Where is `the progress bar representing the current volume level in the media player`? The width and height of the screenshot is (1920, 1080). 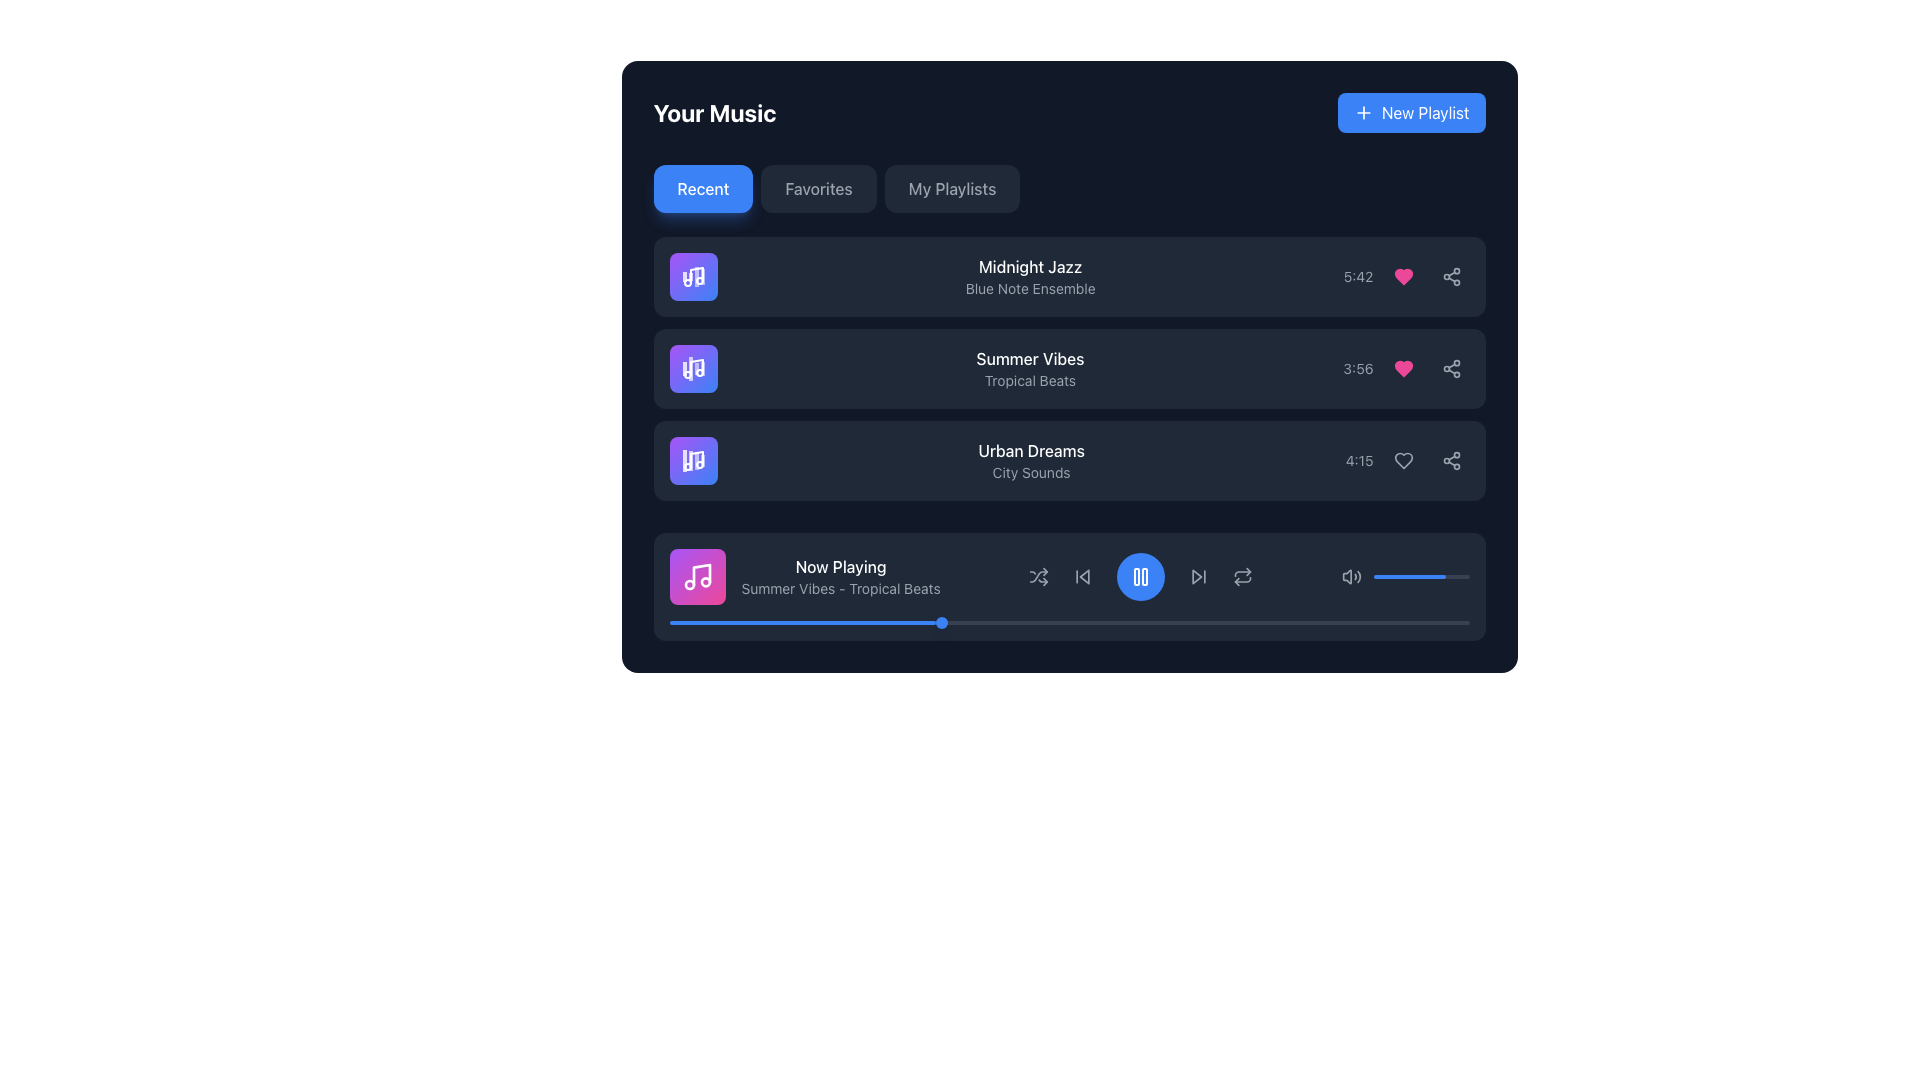 the progress bar representing the current volume level in the media player is located at coordinates (1408, 577).